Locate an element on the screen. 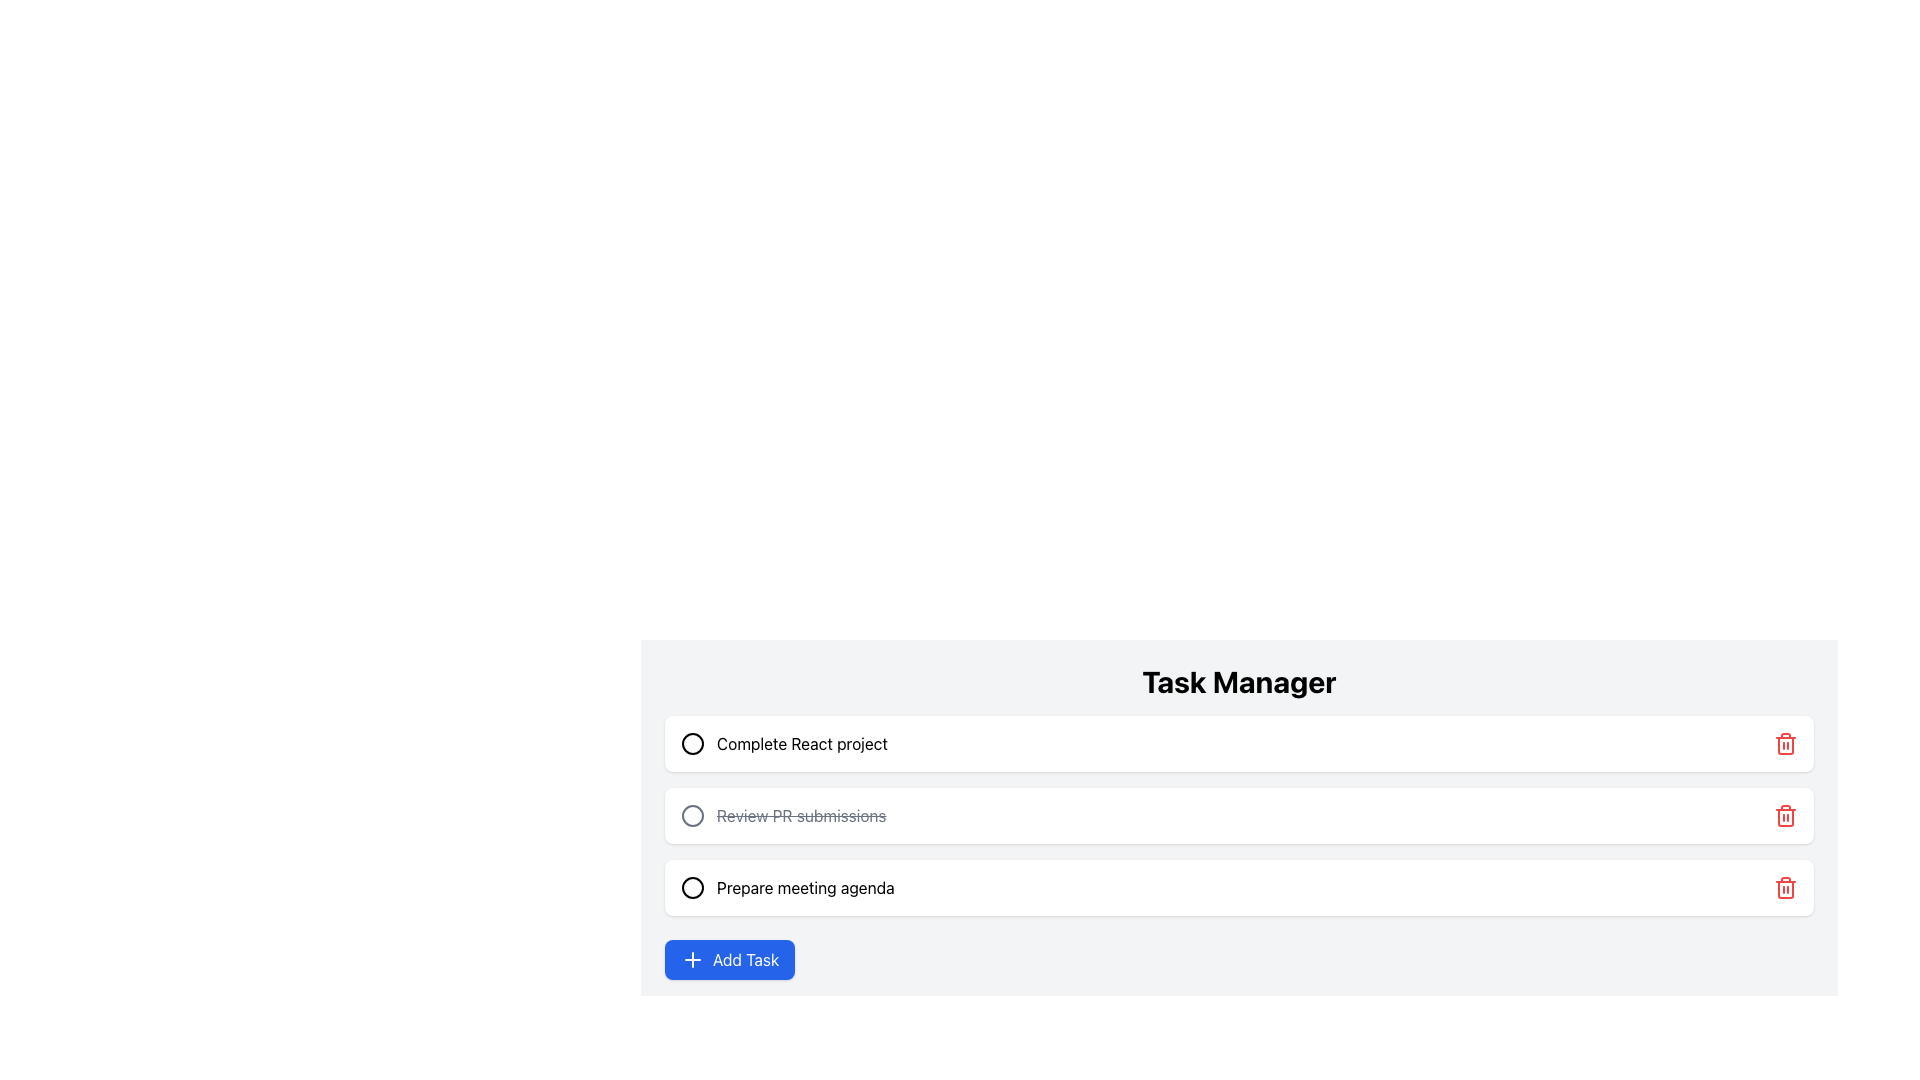 This screenshot has width=1920, height=1080. the prominent 'Task Manager' header text, which is displayed in large, bold, centrally aligned font at the top of the interface is located at coordinates (1238, 681).